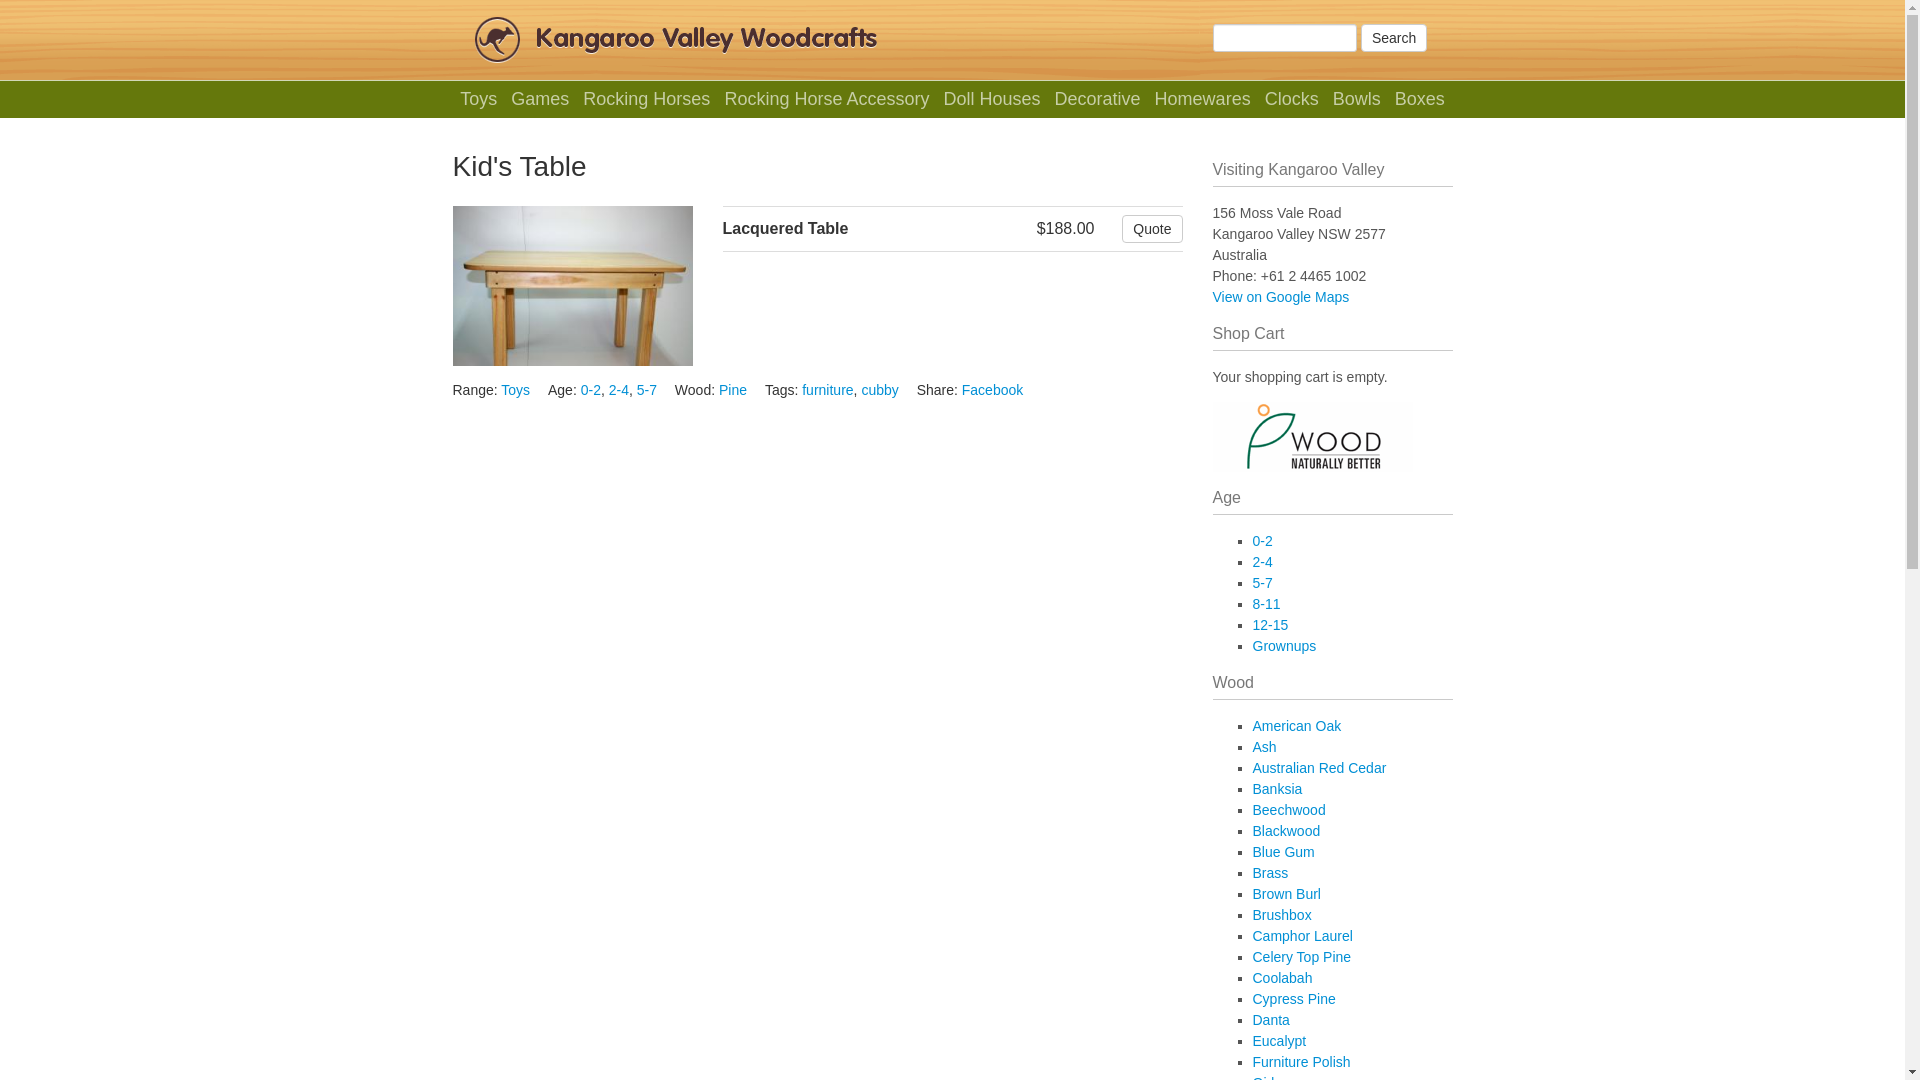 Image resolution: width=1920 pixels, height=1080 pixels. What do you see at coordinates (455, 99) in the screenshot?
I see `'Toys'` at bounding box center [455, 99].